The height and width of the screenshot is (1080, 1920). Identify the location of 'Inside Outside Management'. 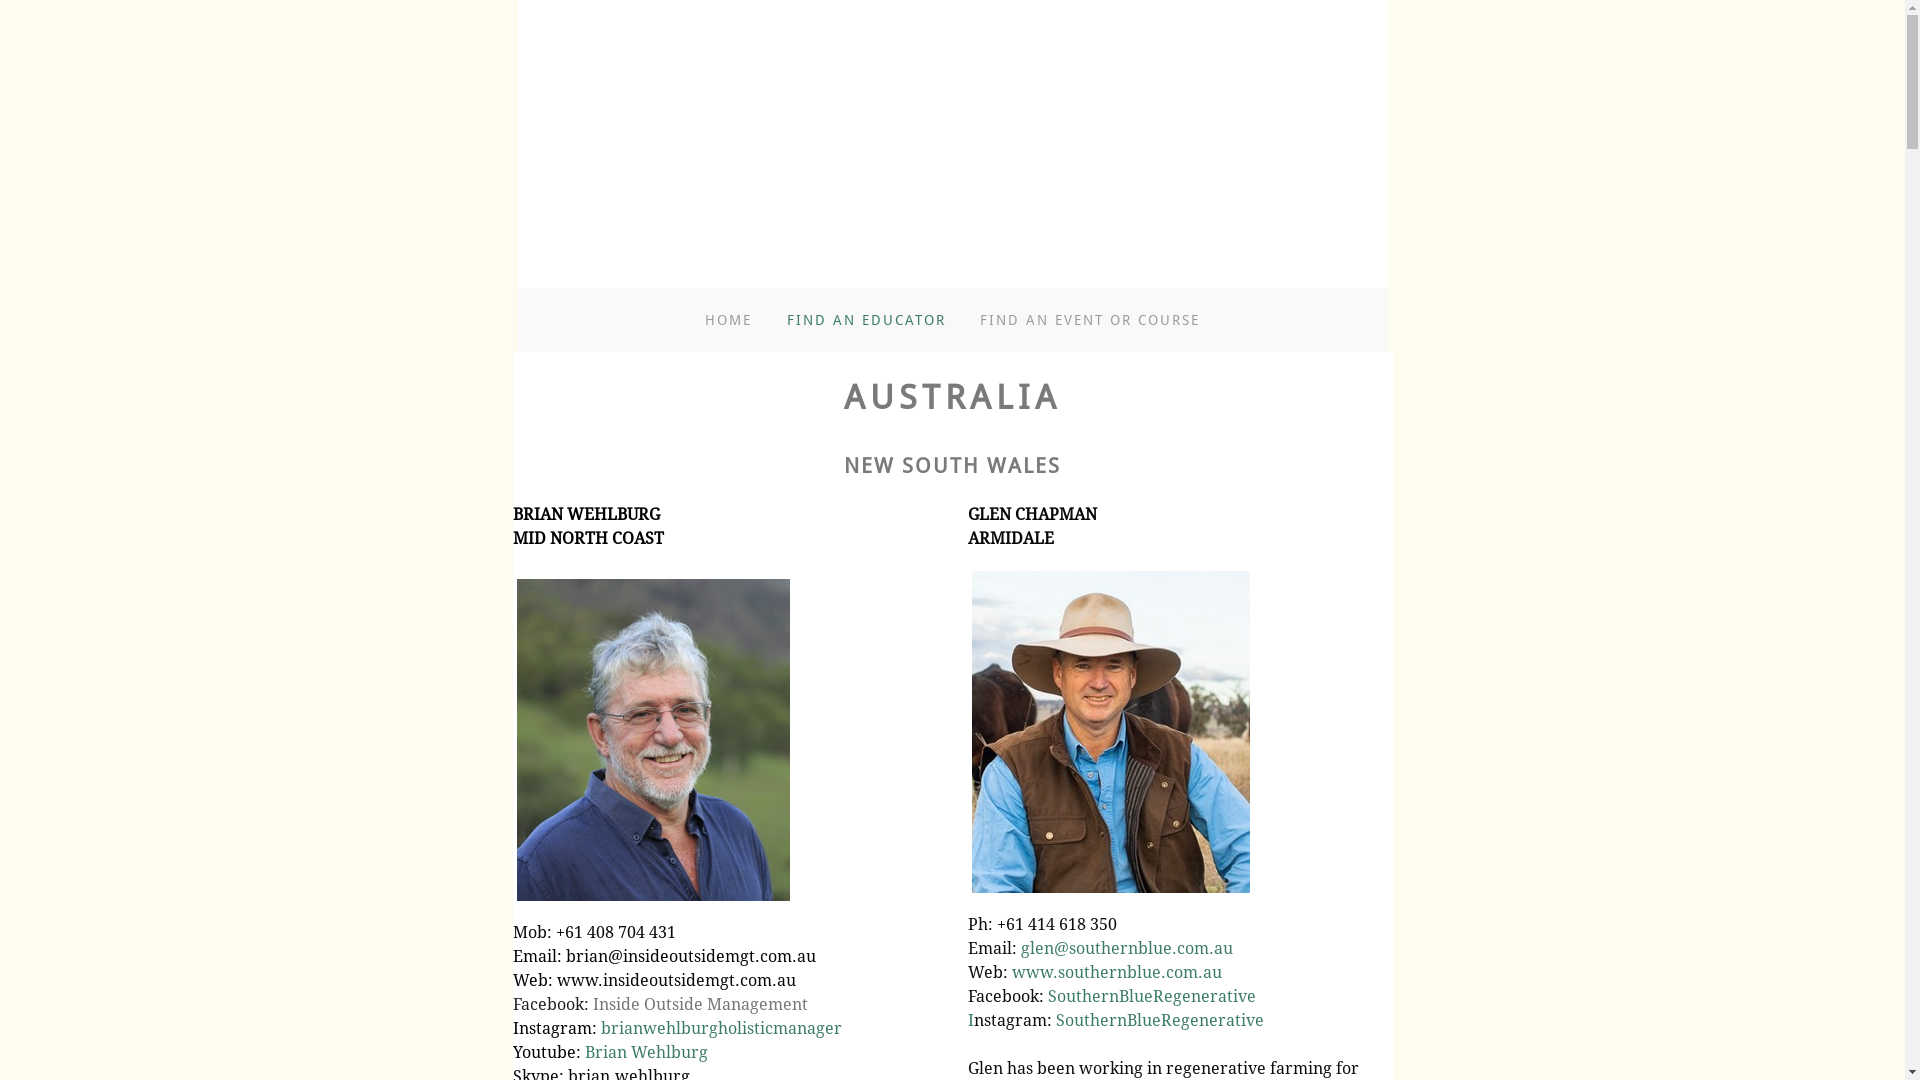
(699, 1004).